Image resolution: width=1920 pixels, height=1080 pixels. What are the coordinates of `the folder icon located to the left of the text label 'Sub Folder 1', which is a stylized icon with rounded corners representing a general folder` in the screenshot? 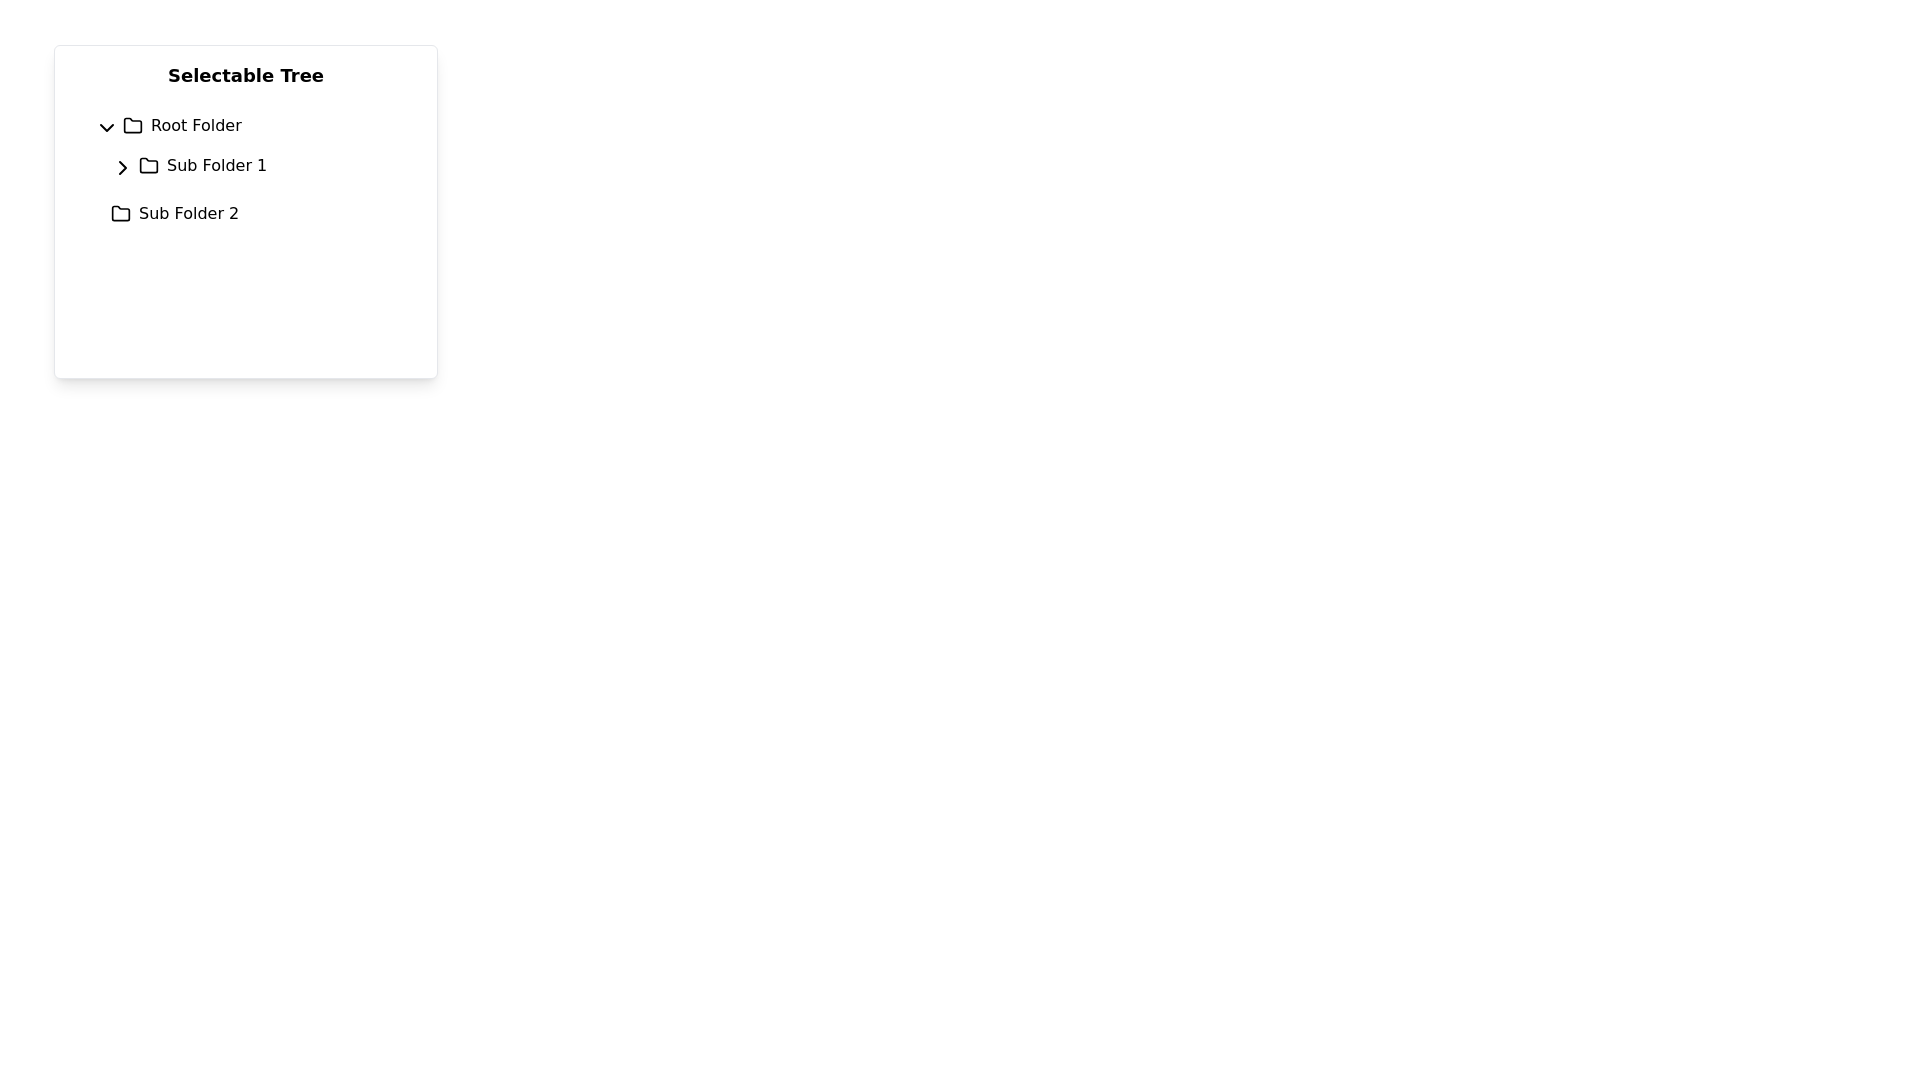 It's located at (147, 164).